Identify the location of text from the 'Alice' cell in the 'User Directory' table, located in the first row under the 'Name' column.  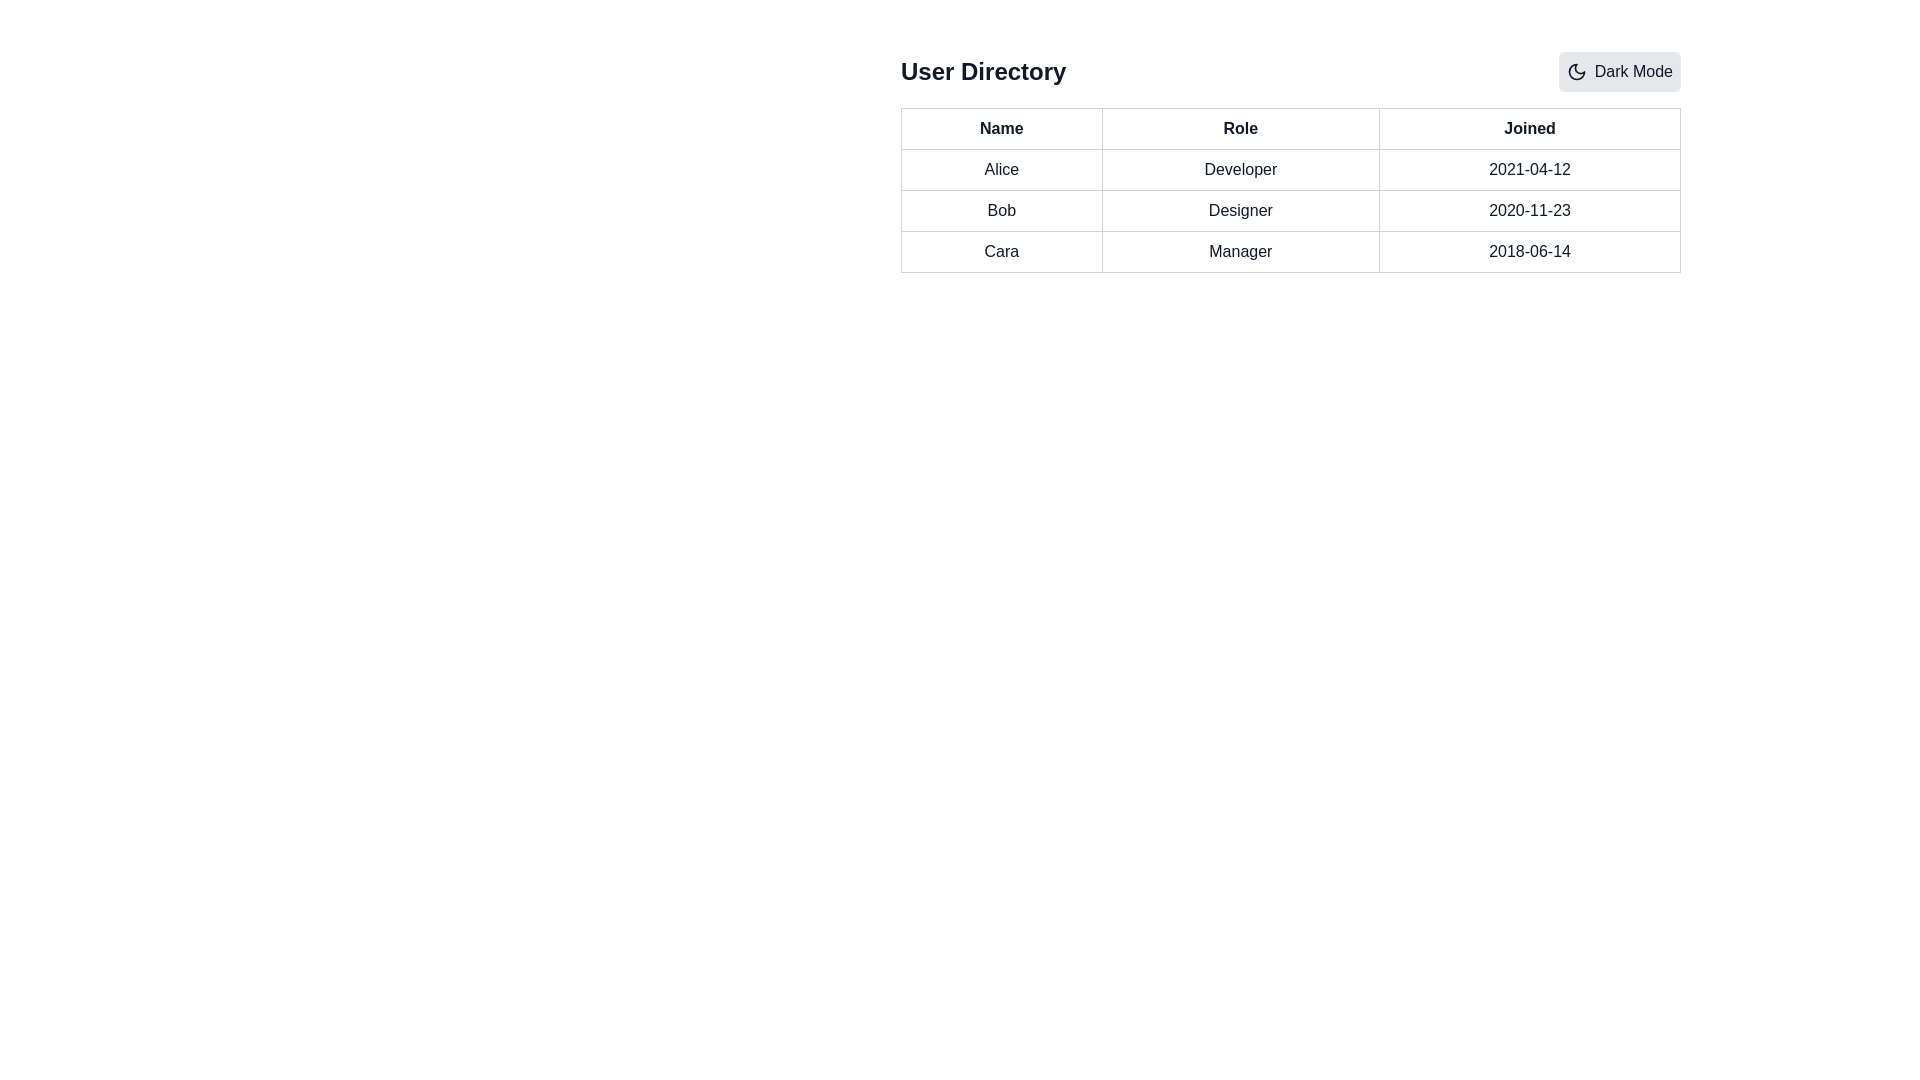
(1001, 168).